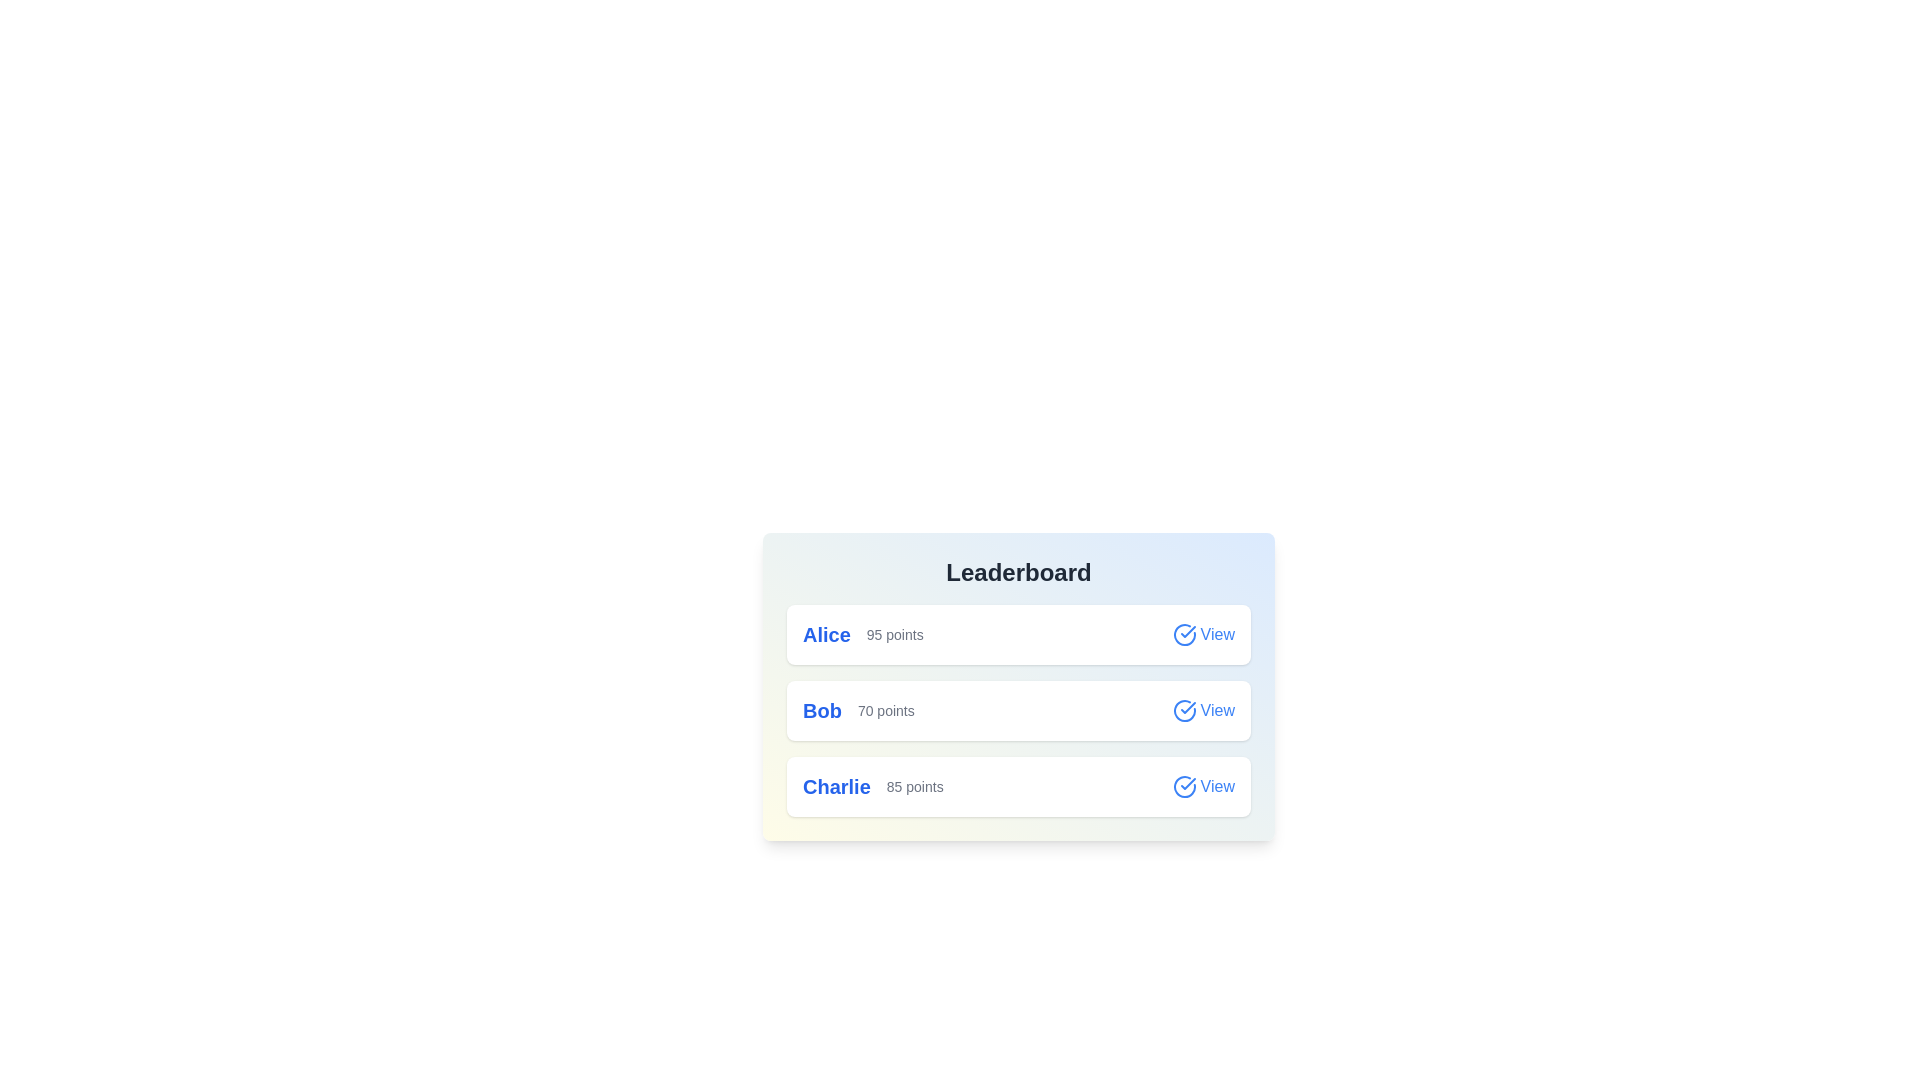  I want to click on 'View' button for the participant Charlie, so click(1202, 785).